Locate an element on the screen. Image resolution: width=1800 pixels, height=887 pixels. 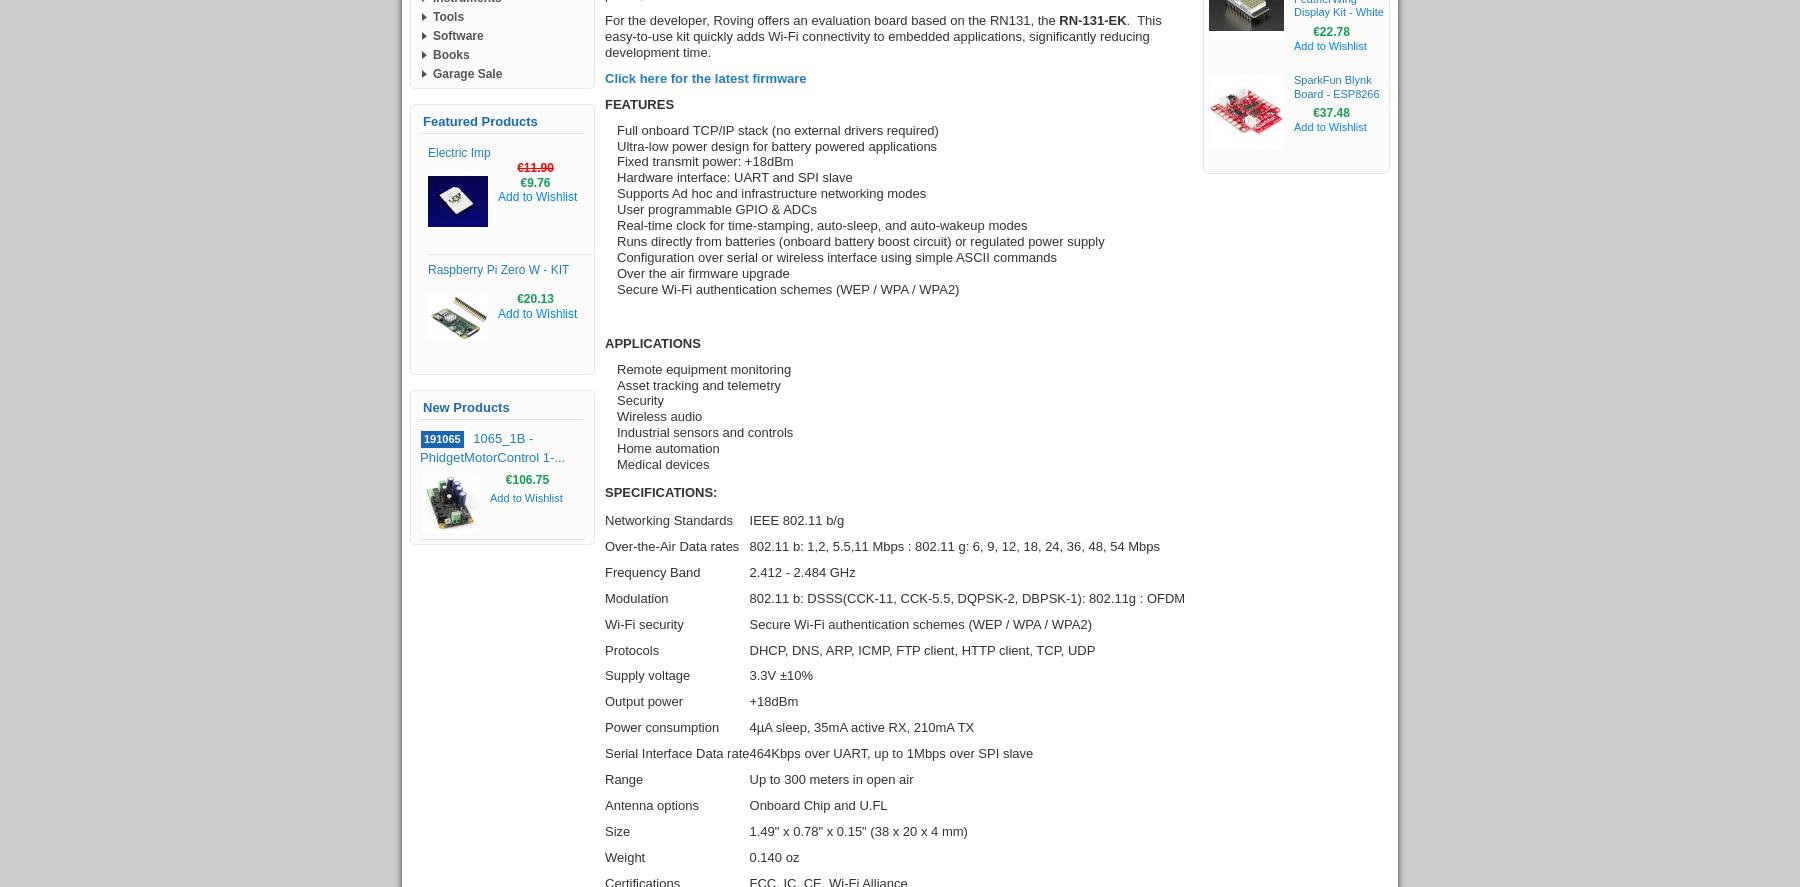
'Output power' is located at coordinates (644, 701).